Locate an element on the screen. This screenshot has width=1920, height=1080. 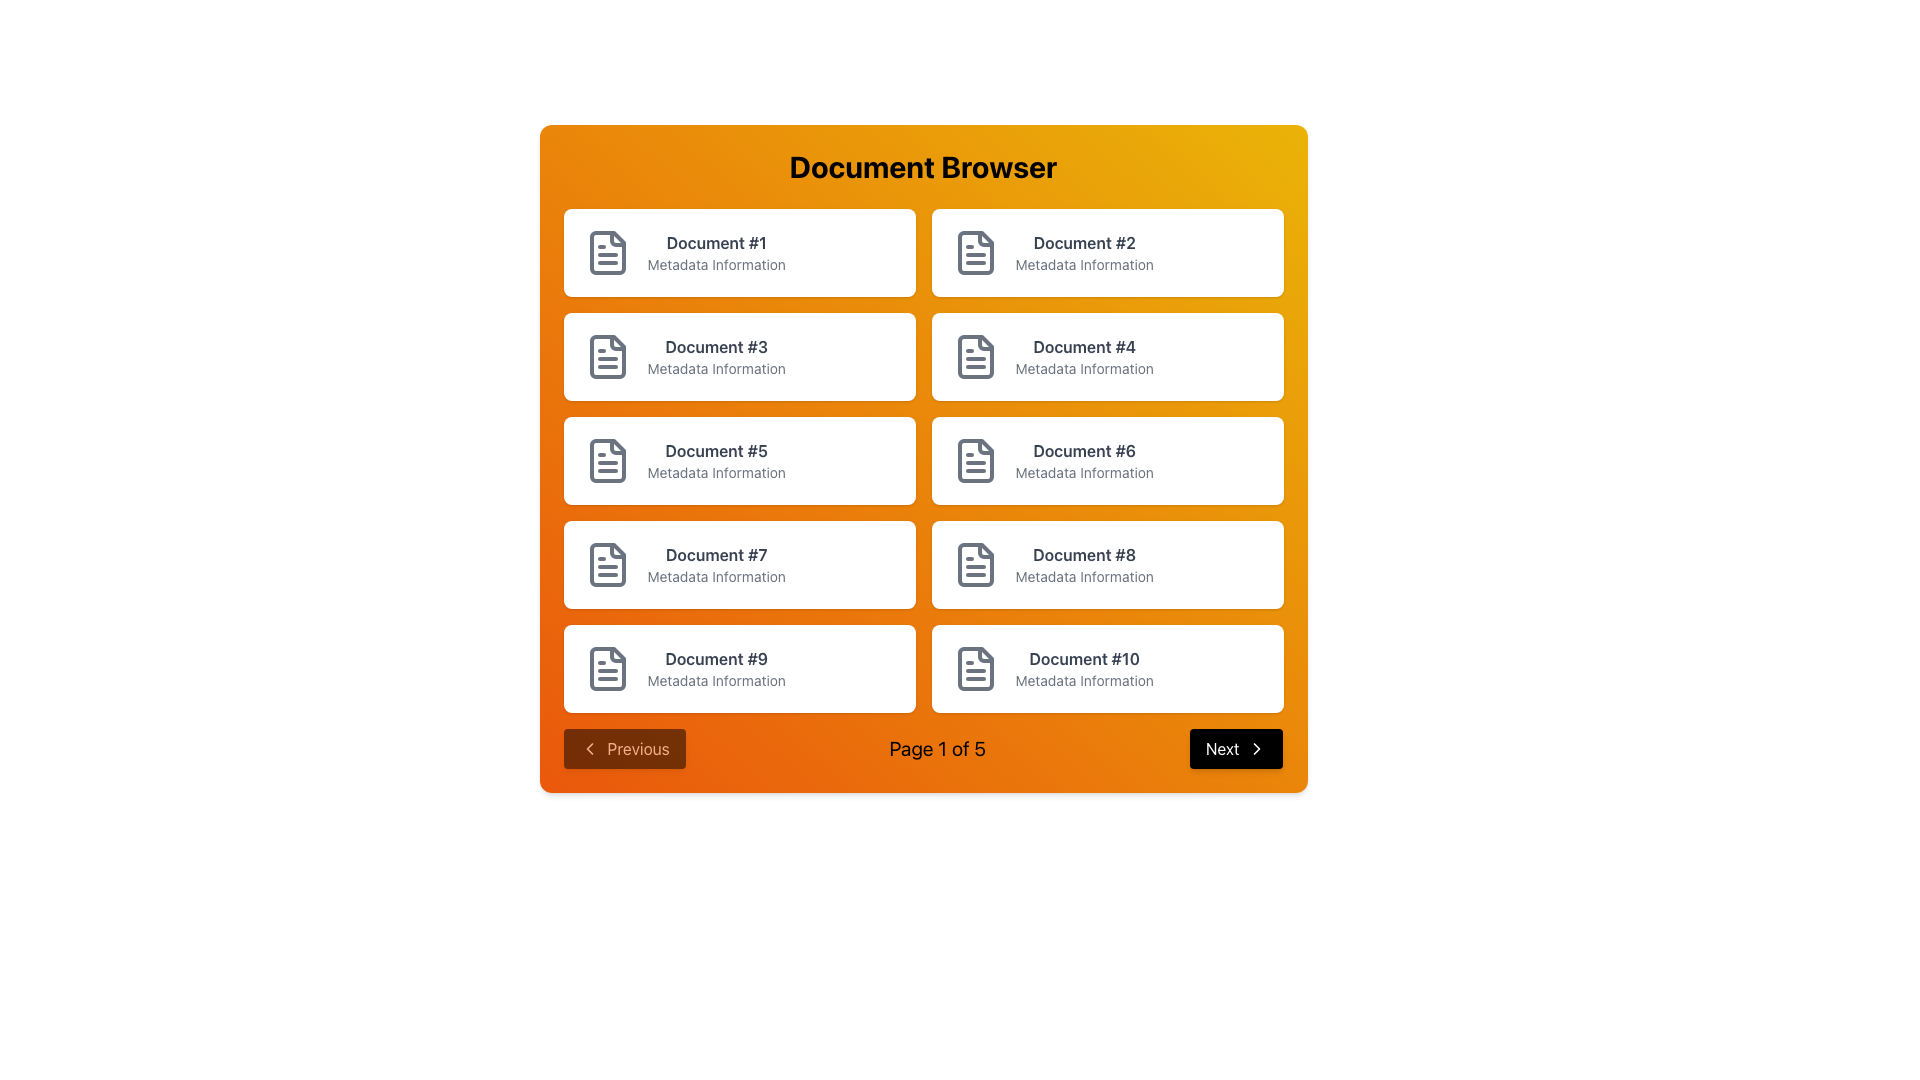
the text label displaying 'Page 1 of 5', which is centrally aligned in the footer and positioned between the 'Previous' and 'Next' buttons is located at coordinates (936, 748).